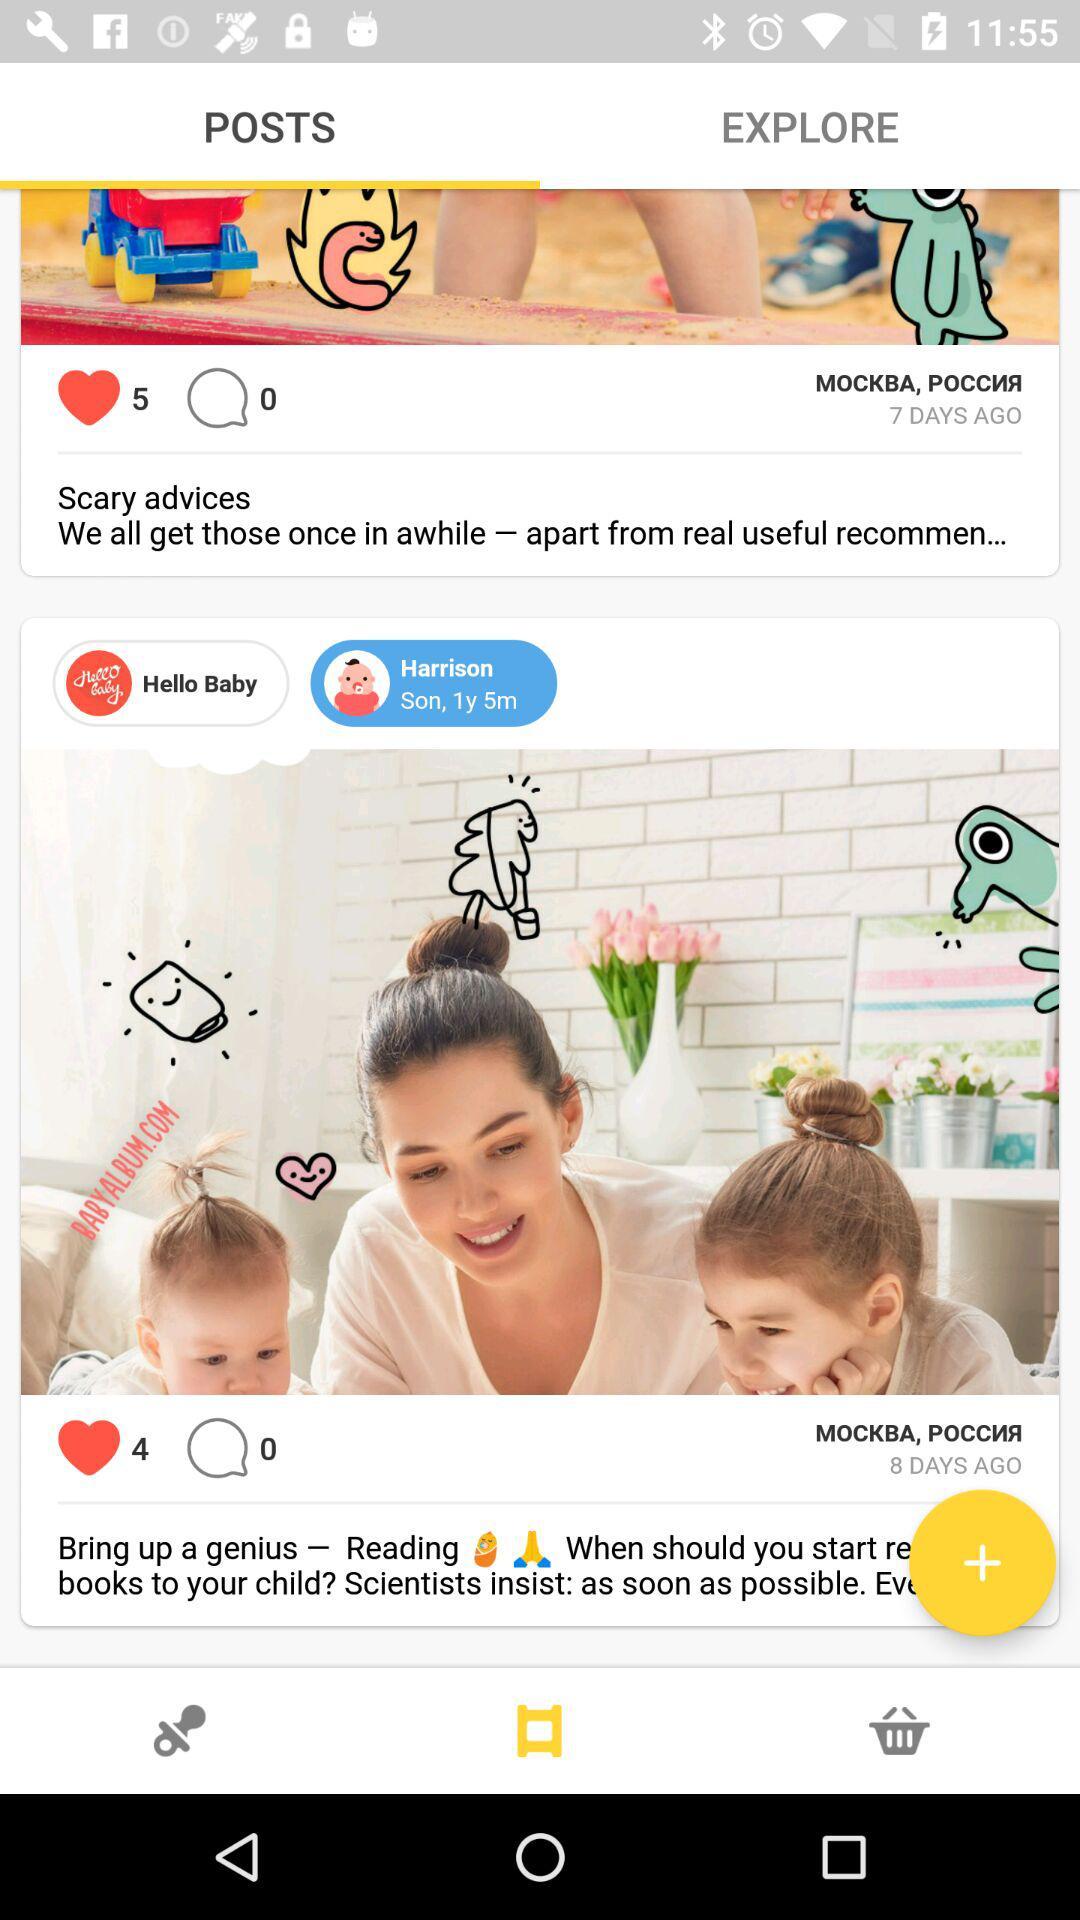 The width and height of the screenshot is (1080, 1920). I want to click on heart this photo, so click(88, 1448).